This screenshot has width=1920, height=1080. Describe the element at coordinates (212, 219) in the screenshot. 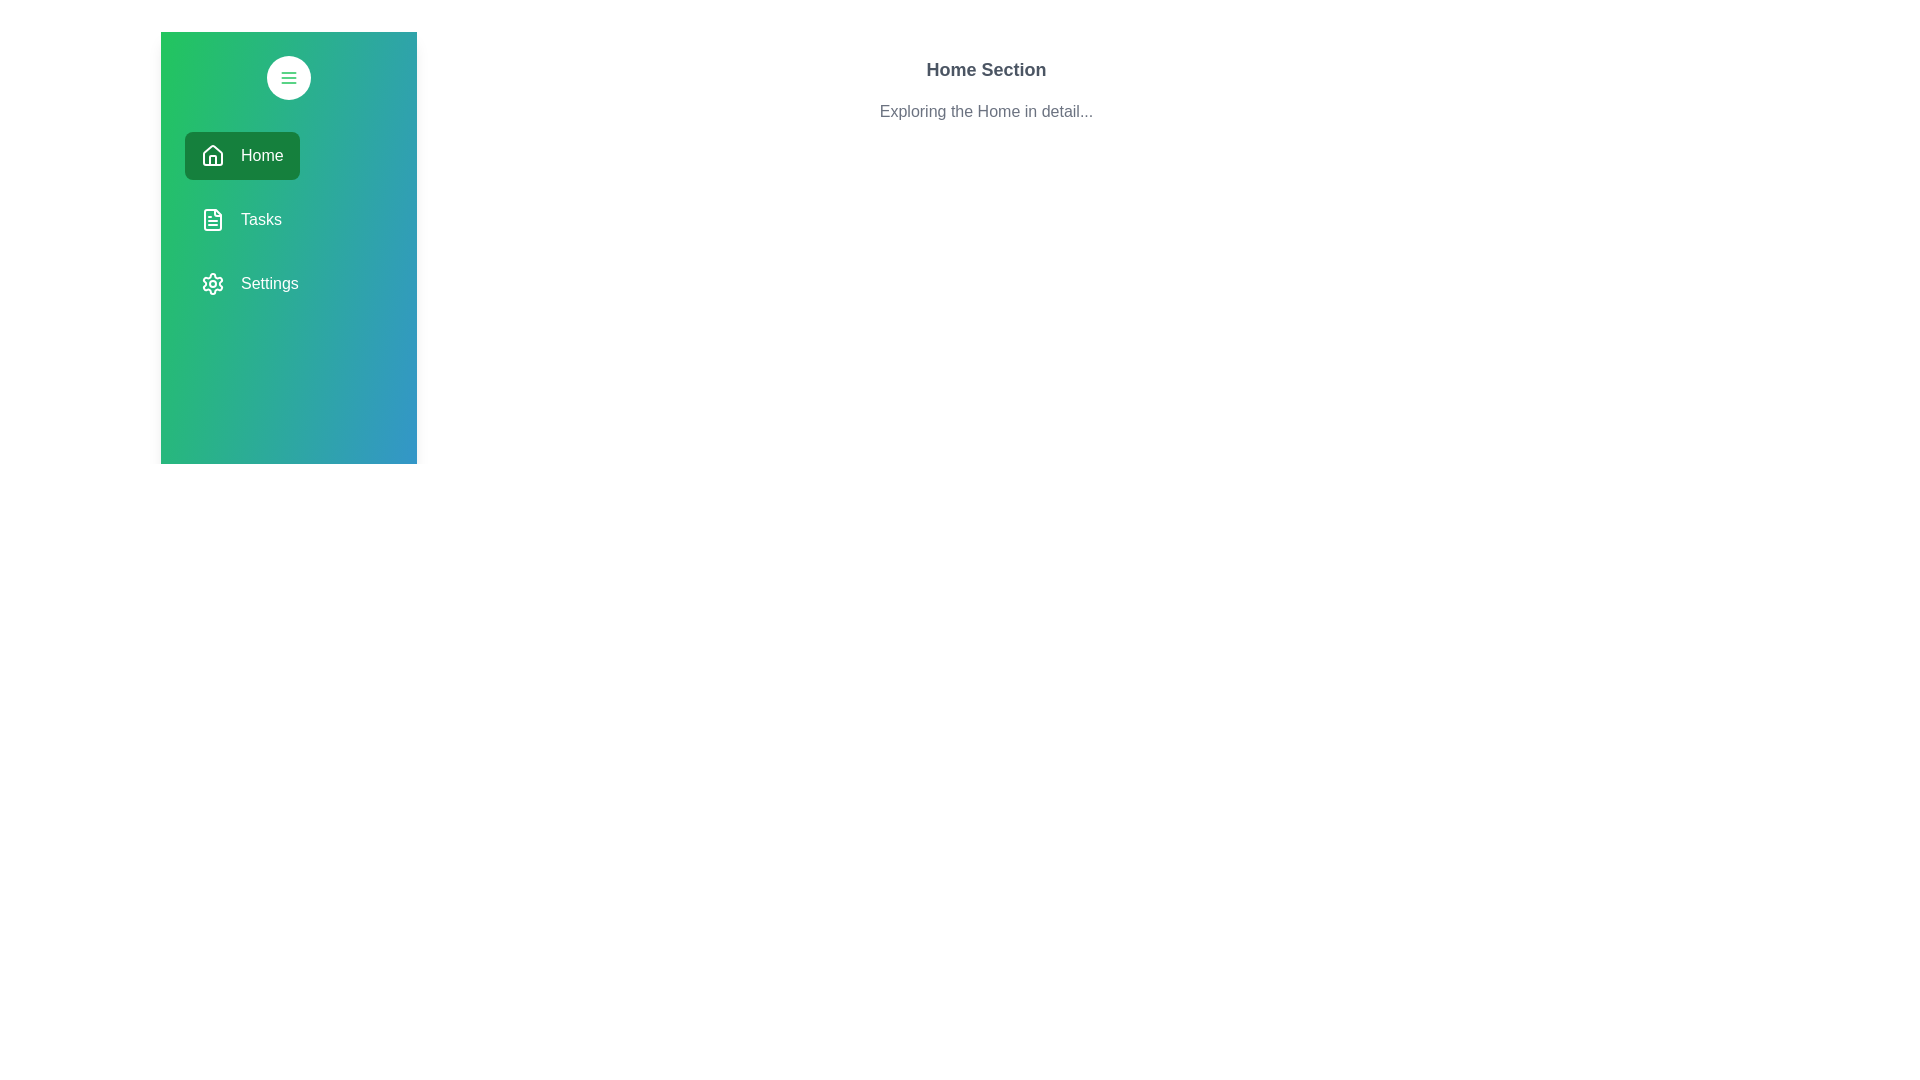

I see `the Decorative icon representing the 'Tasks' section in the navigation menu` at that location.